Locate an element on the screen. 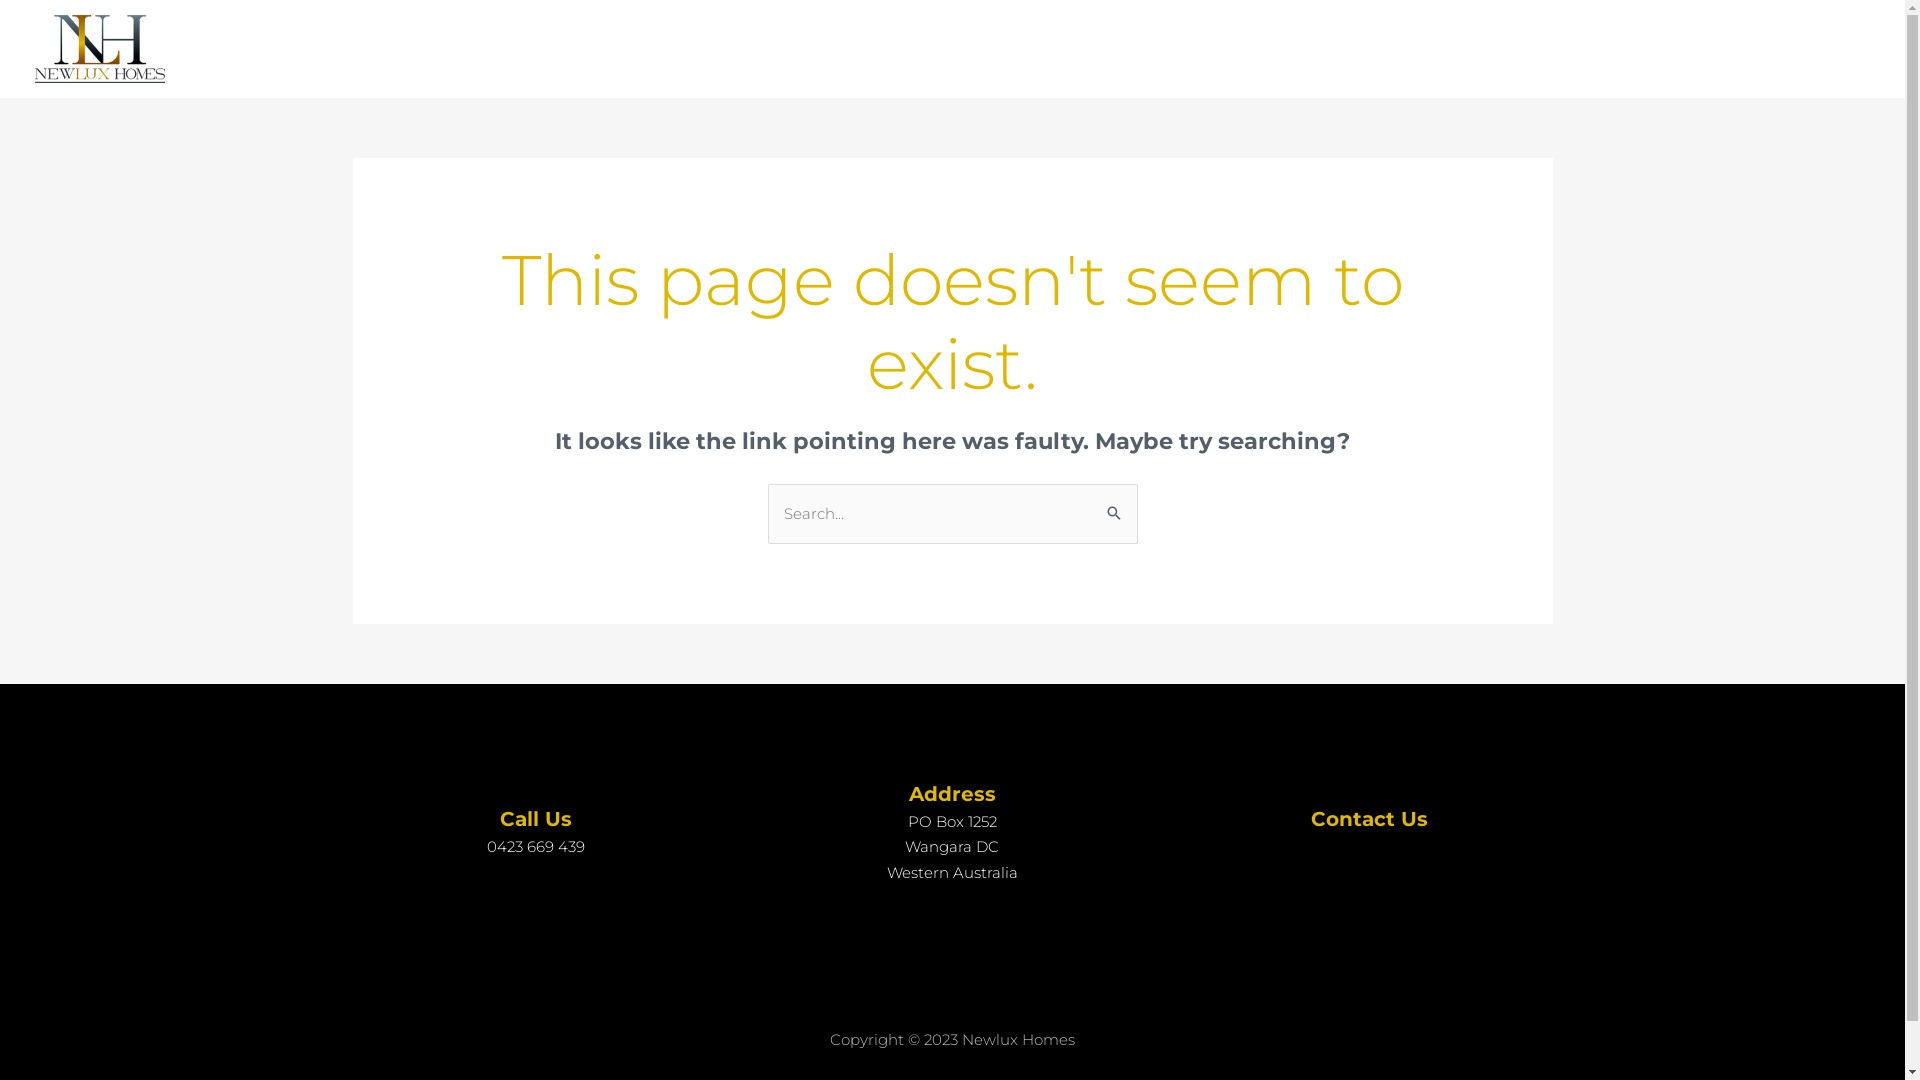 The width and height of the screenshot is (1920, 1080). 'Search' is located at coordinates (1113, 504).